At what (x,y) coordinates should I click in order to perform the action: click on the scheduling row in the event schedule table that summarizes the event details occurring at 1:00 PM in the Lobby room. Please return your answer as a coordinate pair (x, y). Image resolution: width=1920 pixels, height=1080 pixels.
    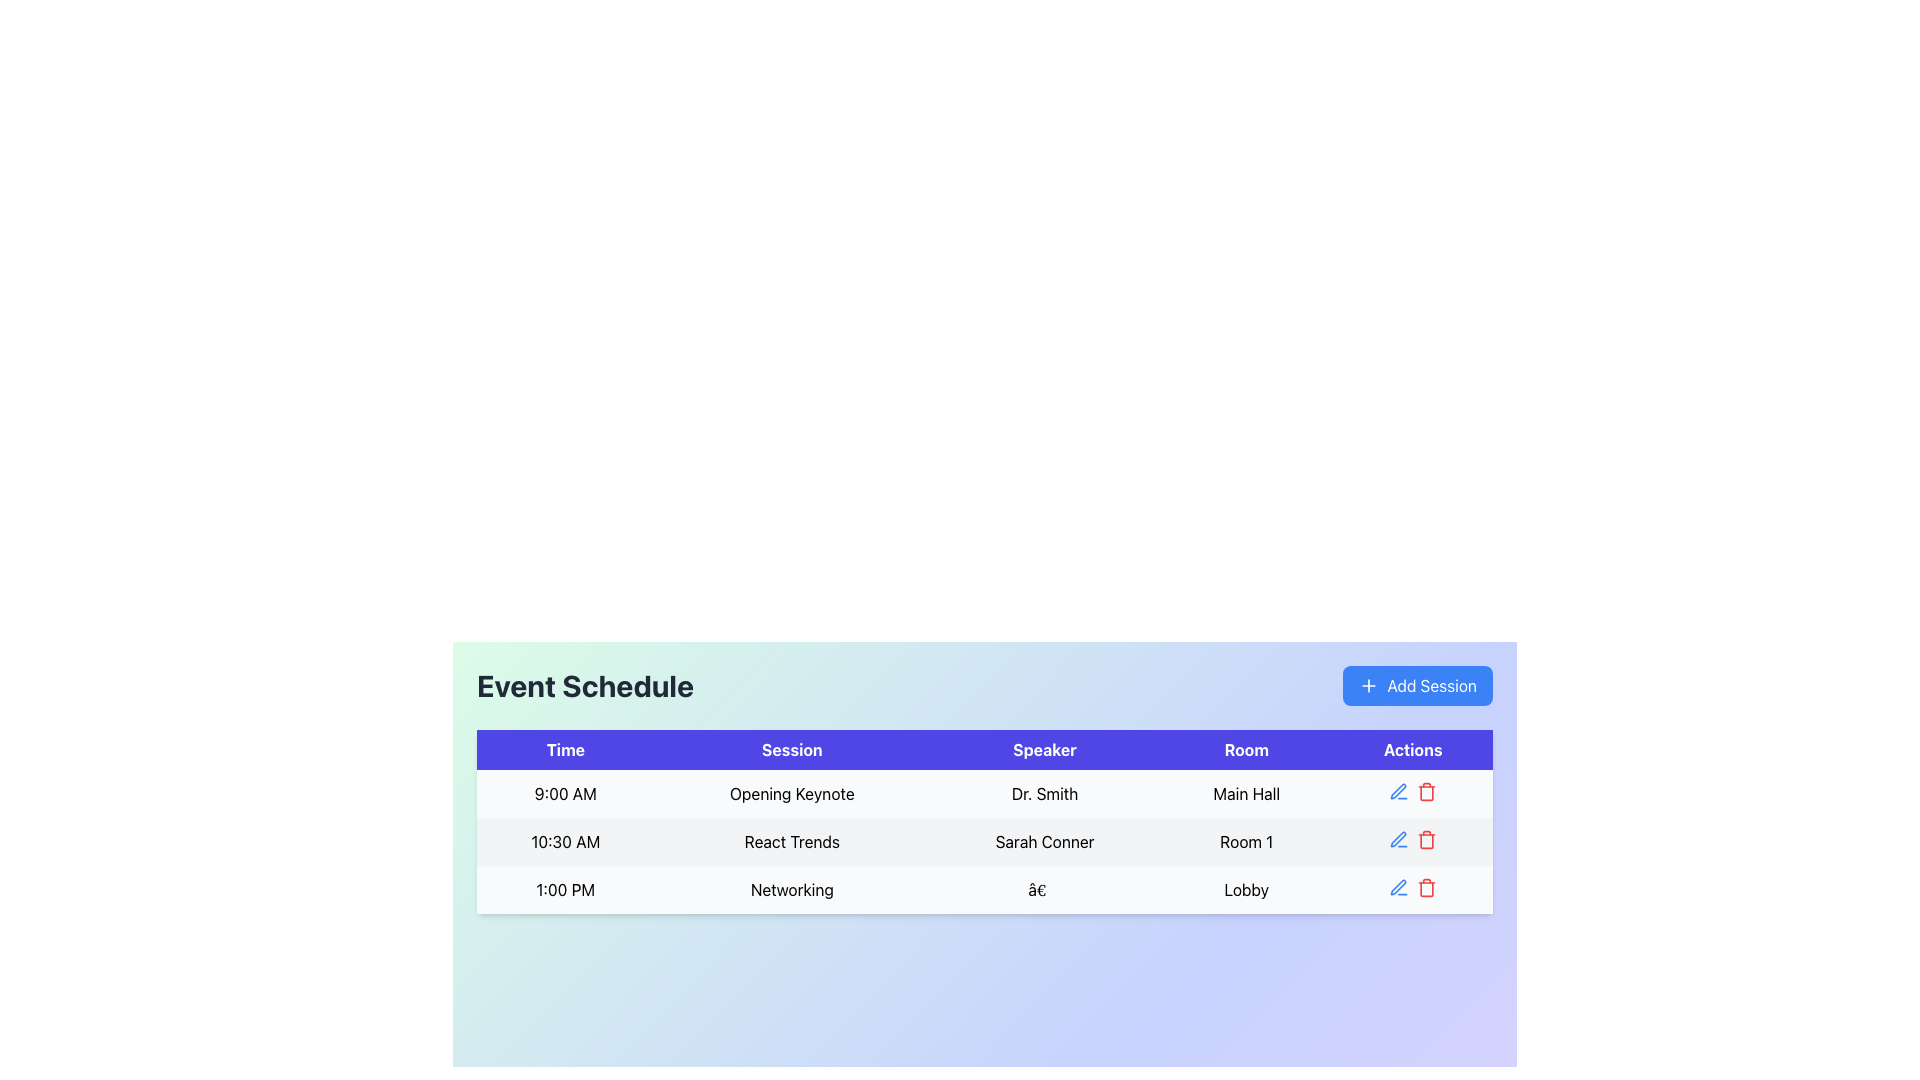
    Looking at the image, I should click on (984, 889).